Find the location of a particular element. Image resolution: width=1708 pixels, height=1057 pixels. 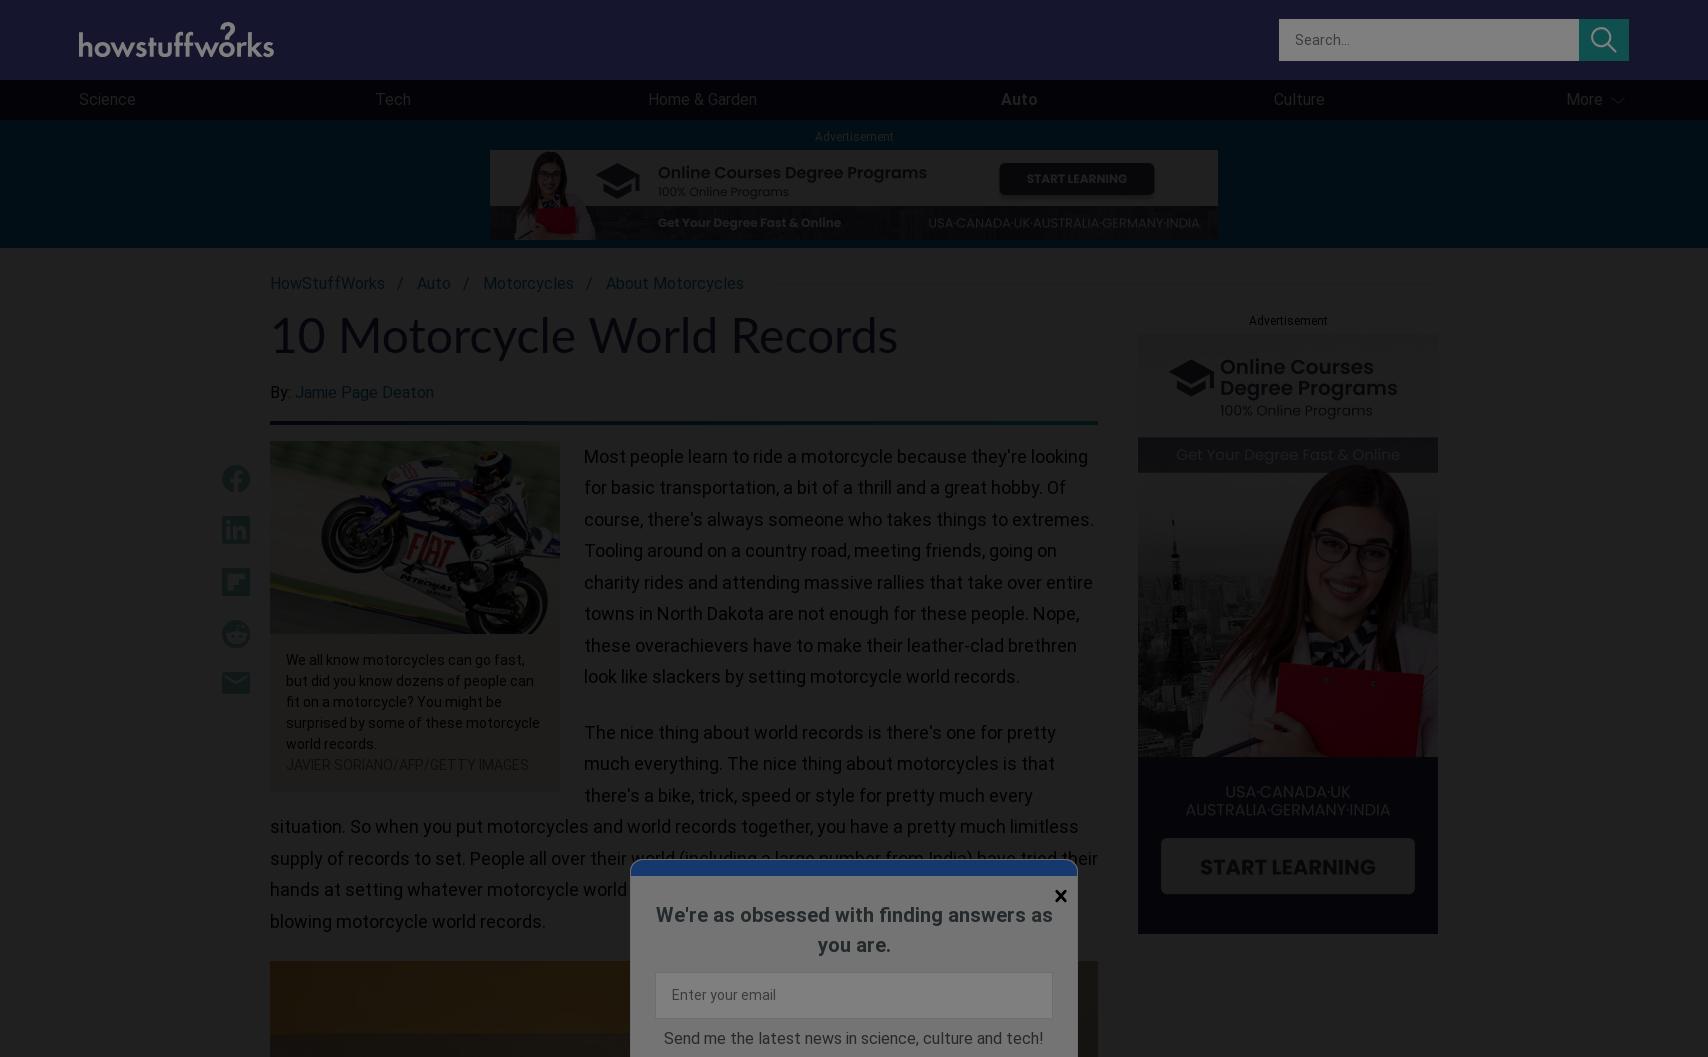

'We're as obsessed with finding answers as you are.' is located at coordinates (853, 929).